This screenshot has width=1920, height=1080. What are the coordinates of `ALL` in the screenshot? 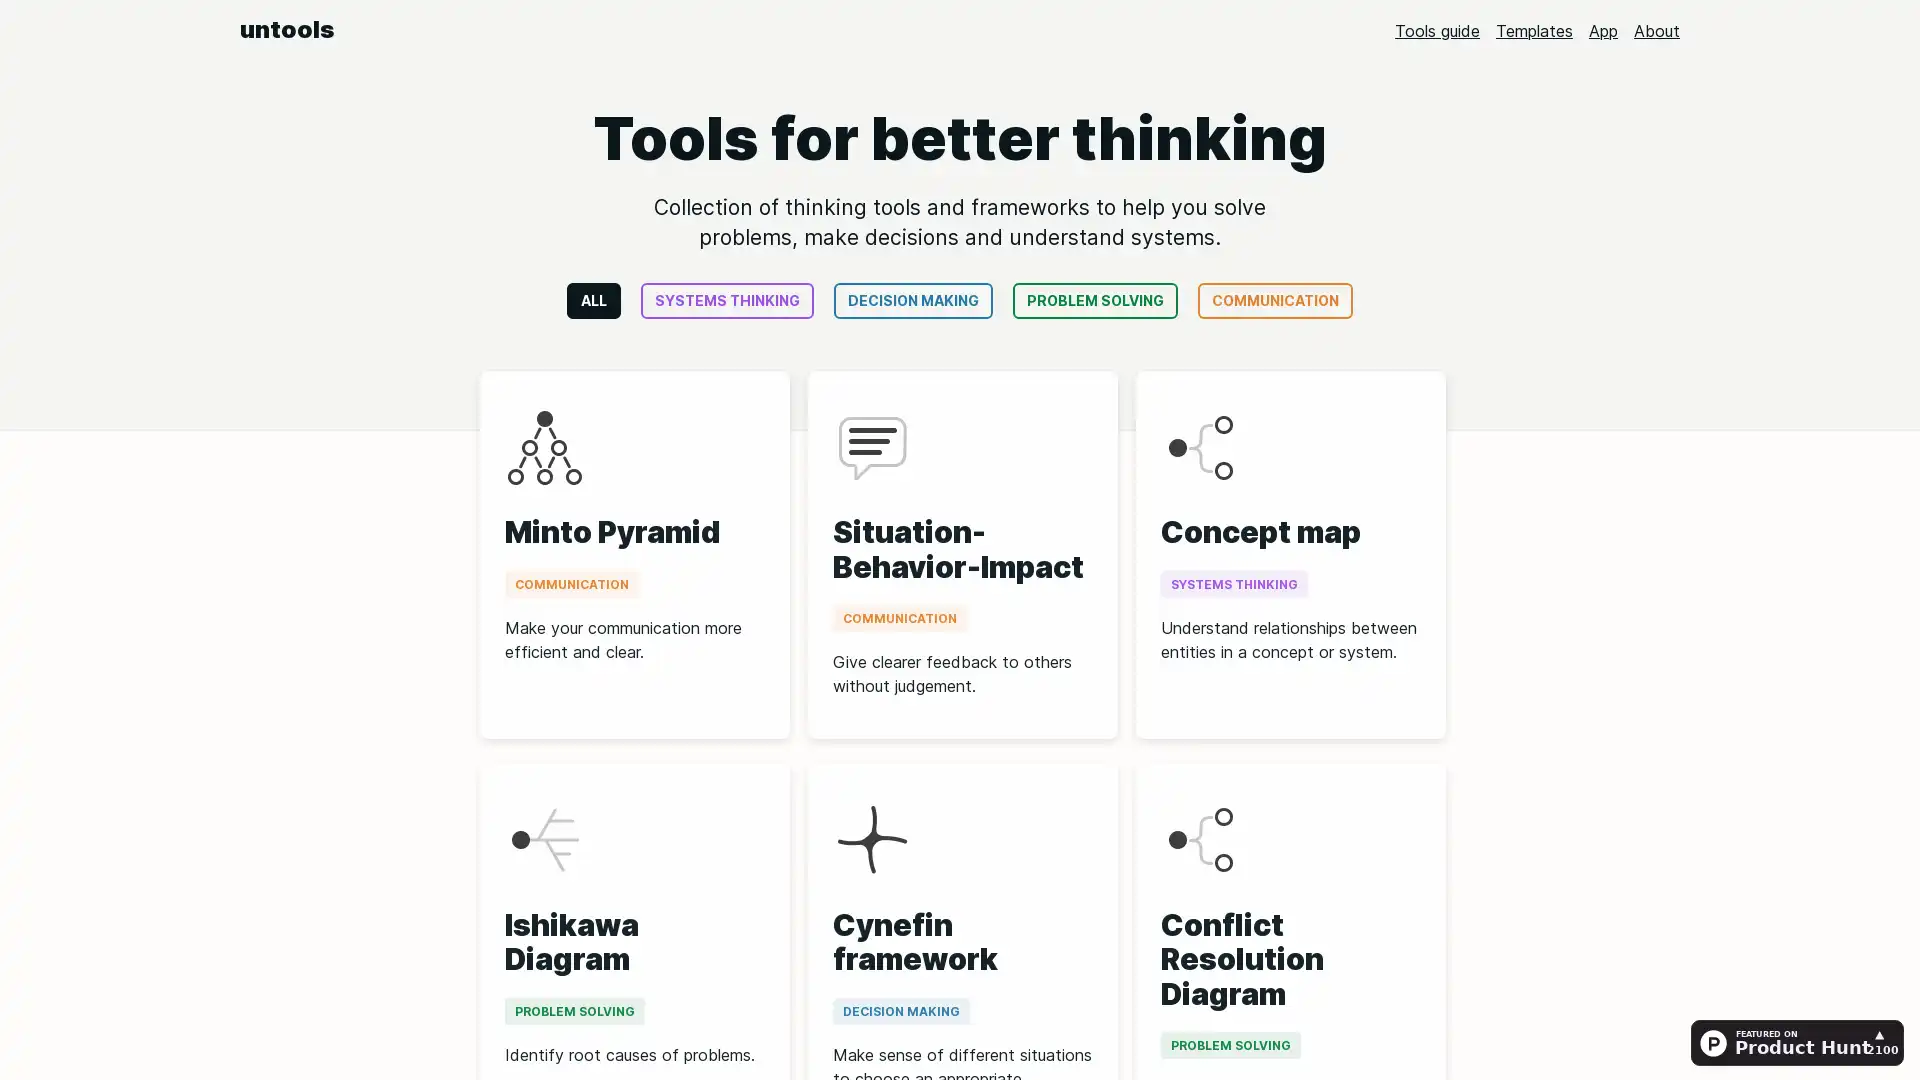 It's located at (593, 300).